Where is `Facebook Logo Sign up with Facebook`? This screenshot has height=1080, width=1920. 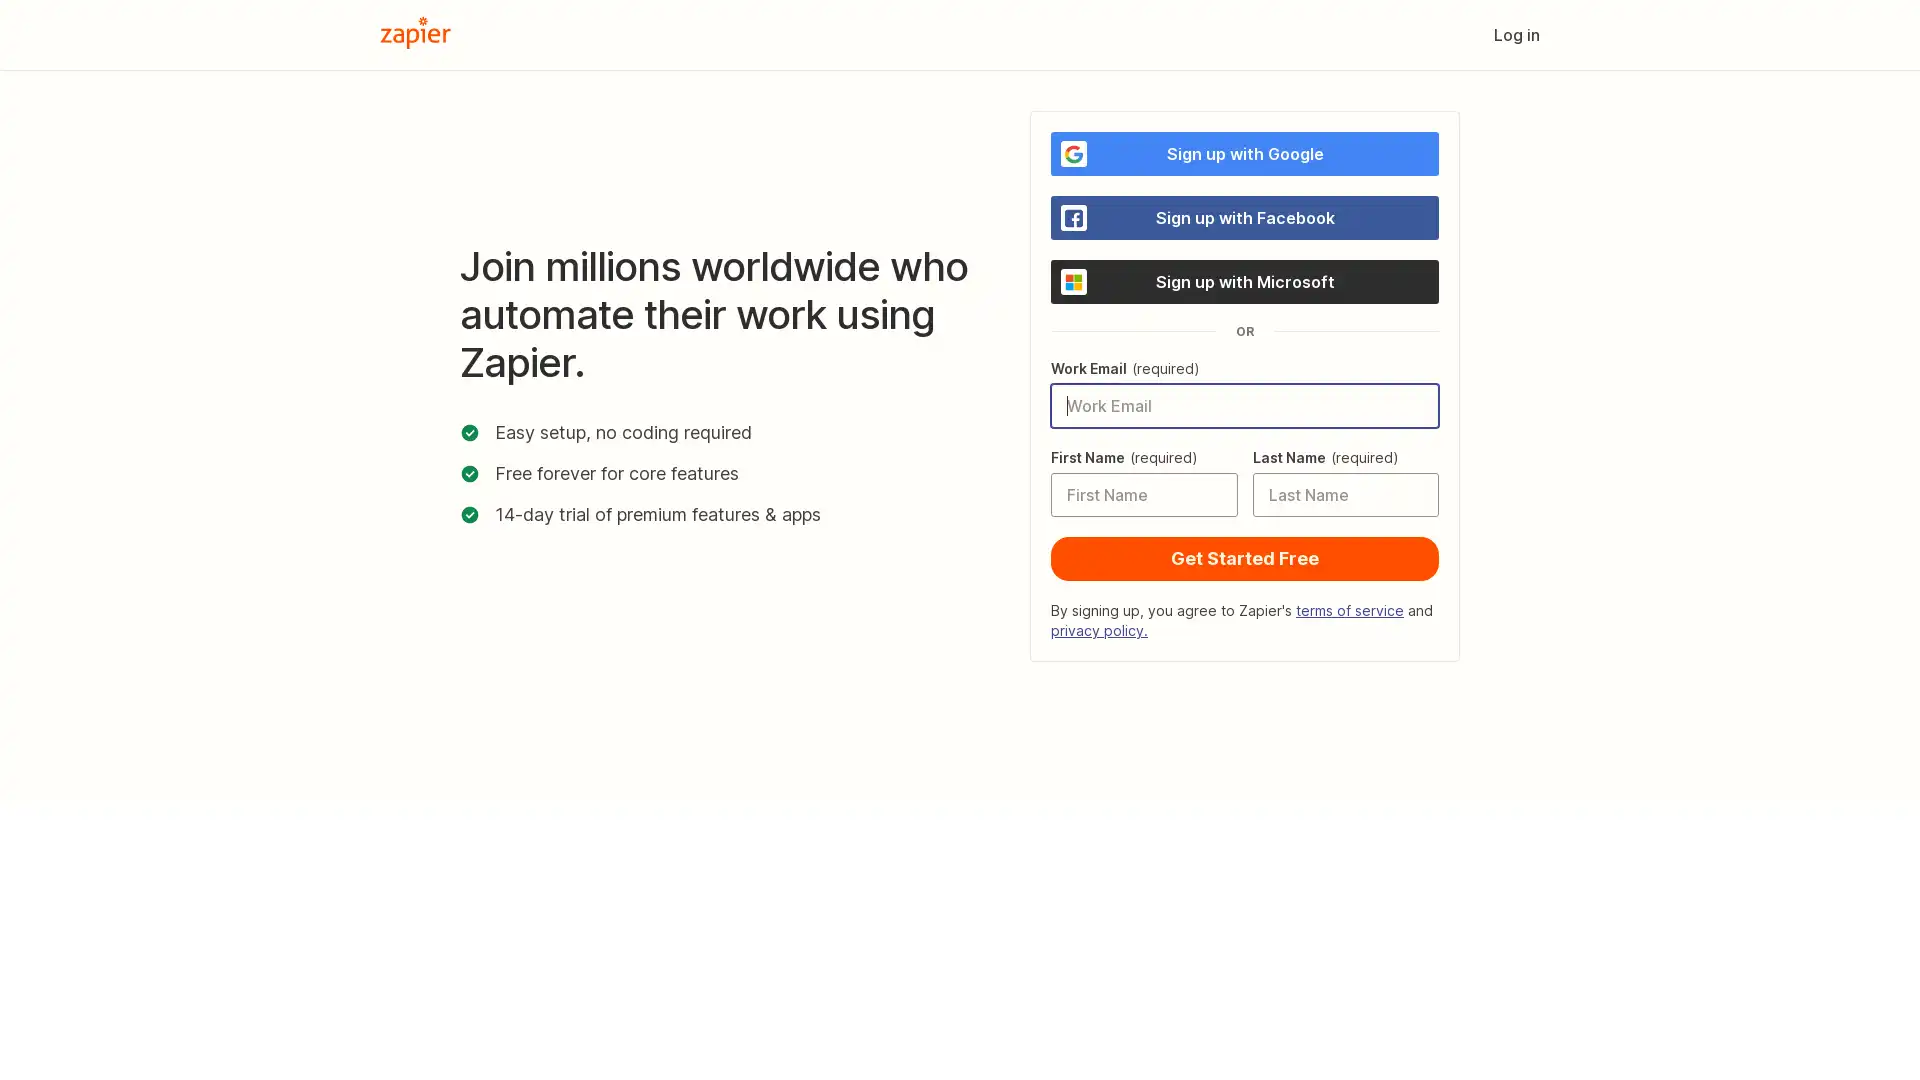
Facebook Logo Sign up with Facebook is located at coordinates (1243, 218).